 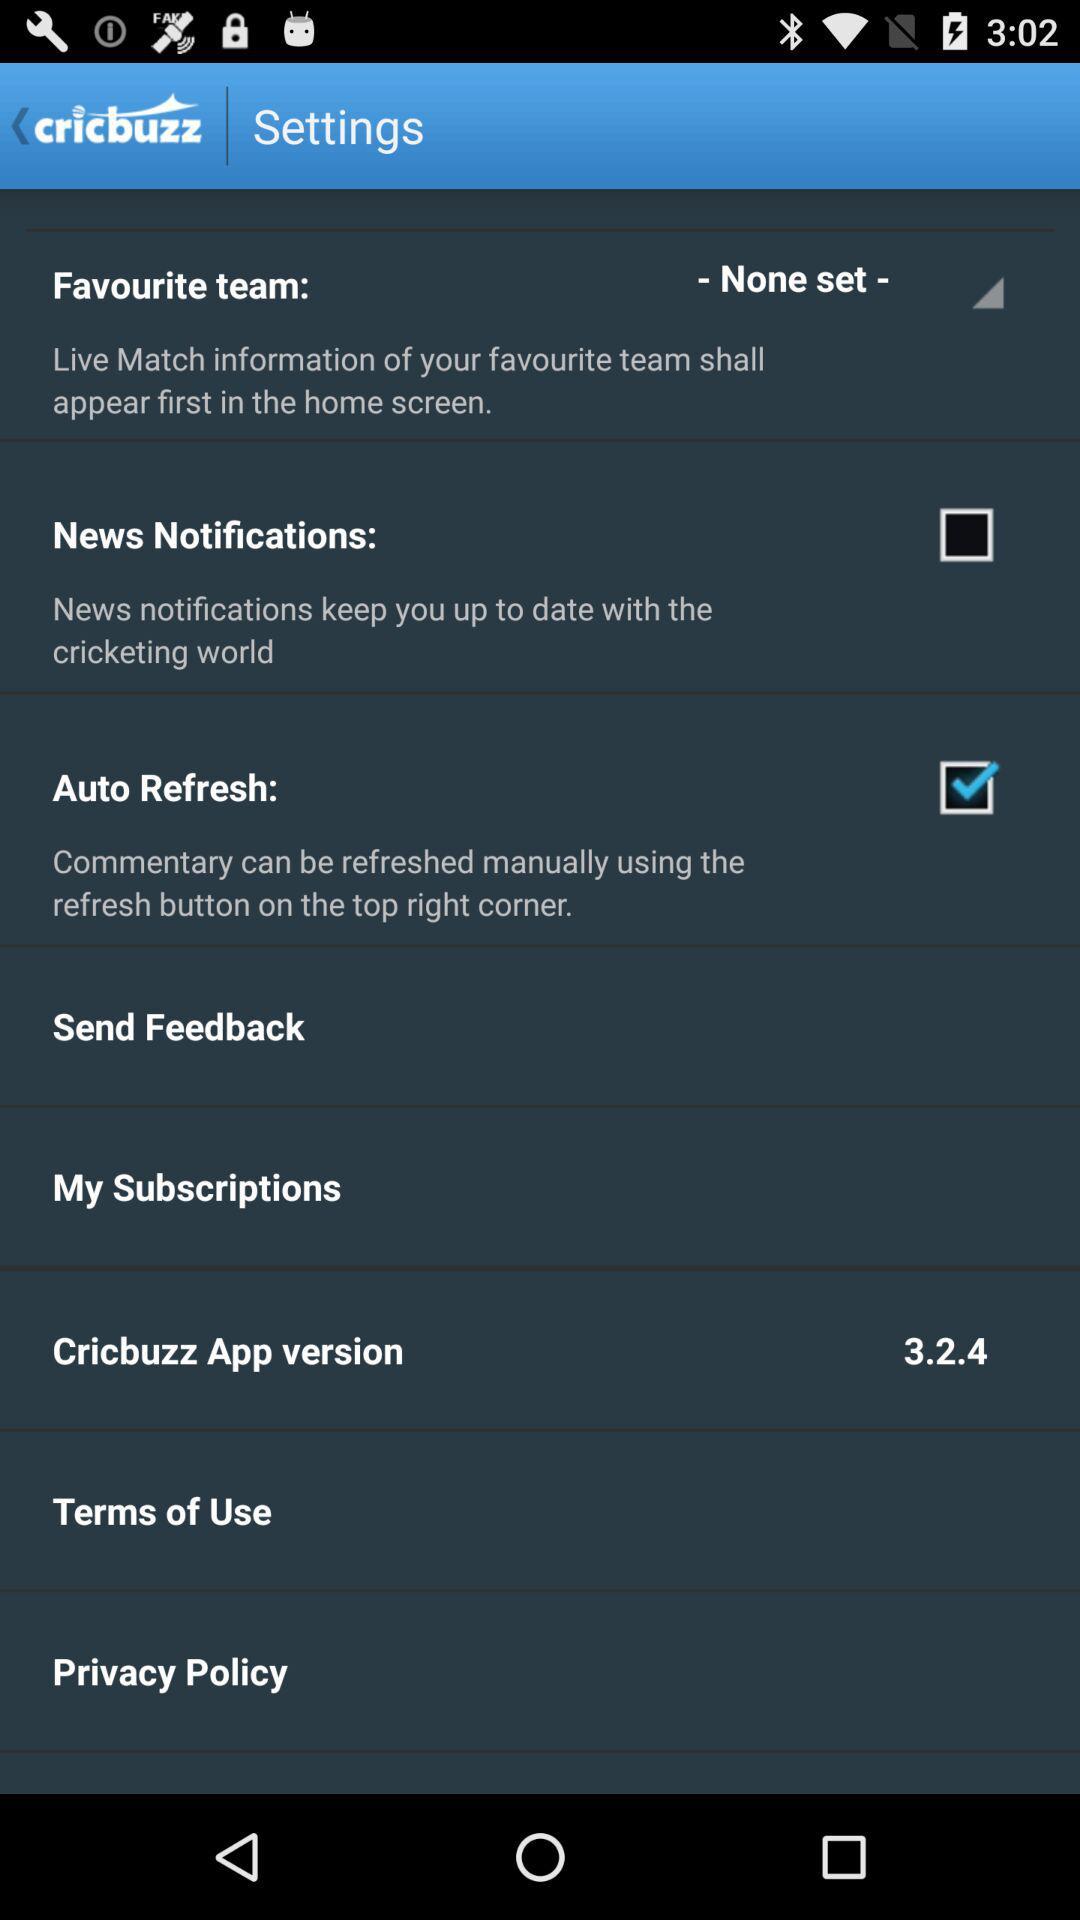 I want to click on check auto refresh option, so click(x=966, y=785).